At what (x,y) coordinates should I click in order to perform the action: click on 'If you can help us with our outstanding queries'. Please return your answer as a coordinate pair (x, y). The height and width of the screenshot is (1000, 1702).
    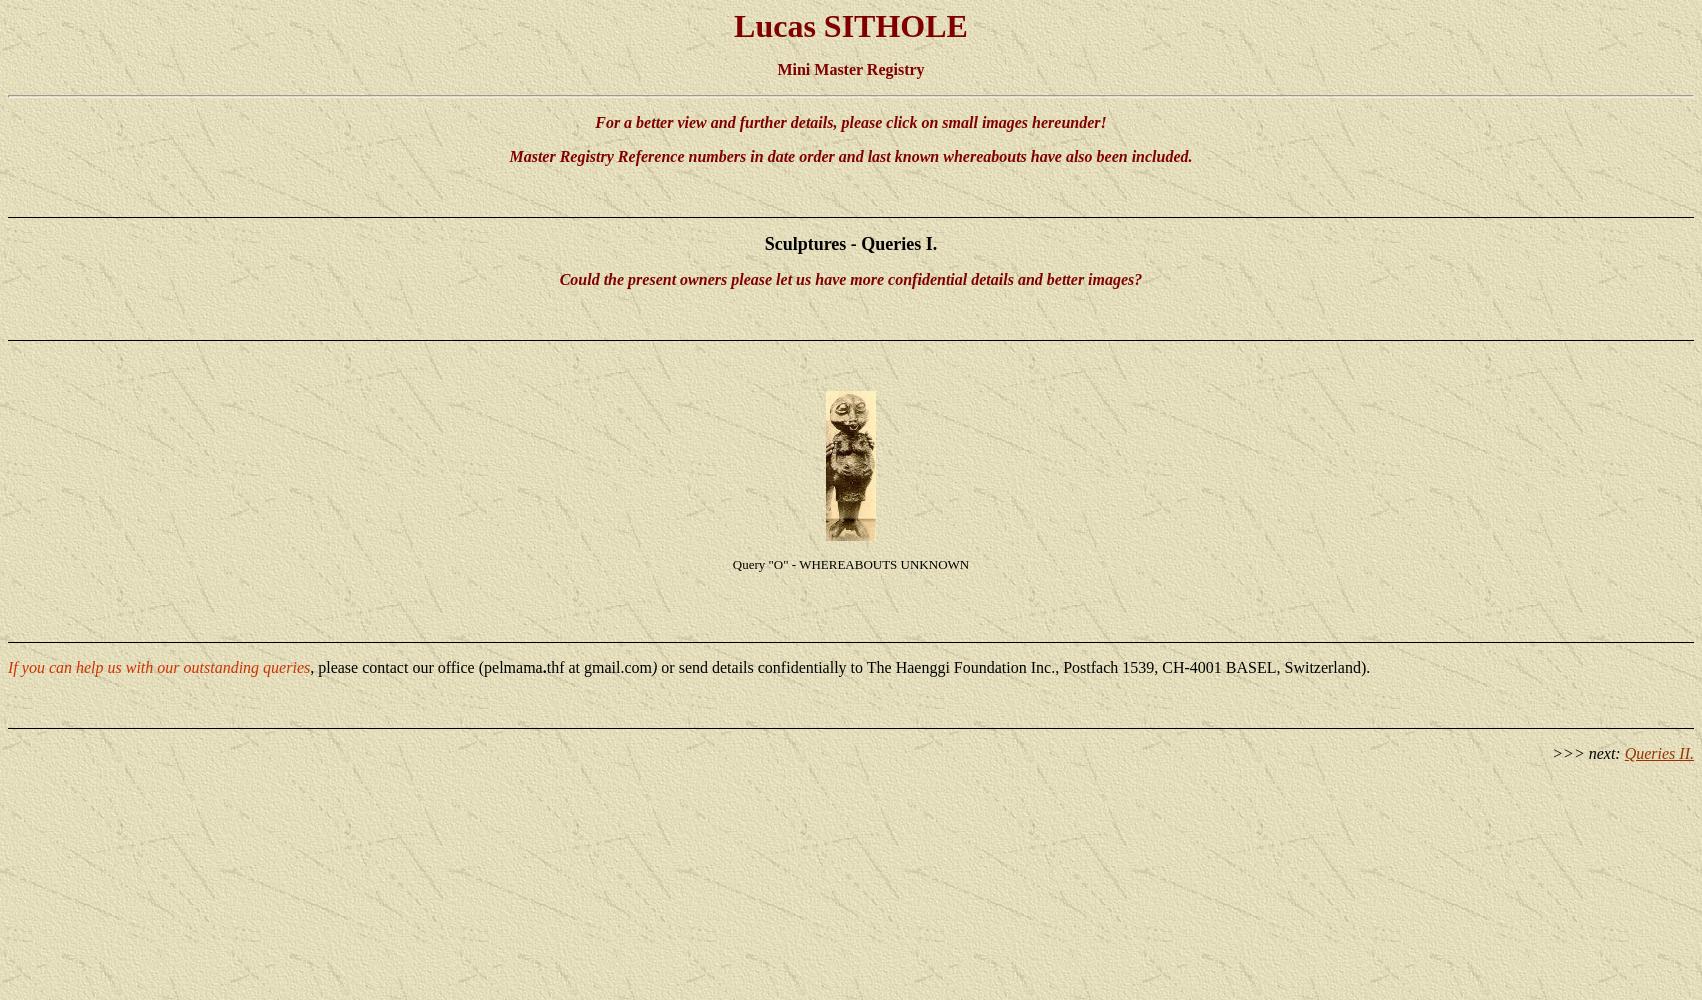
    Looking at the image, I should click on (157, 667).